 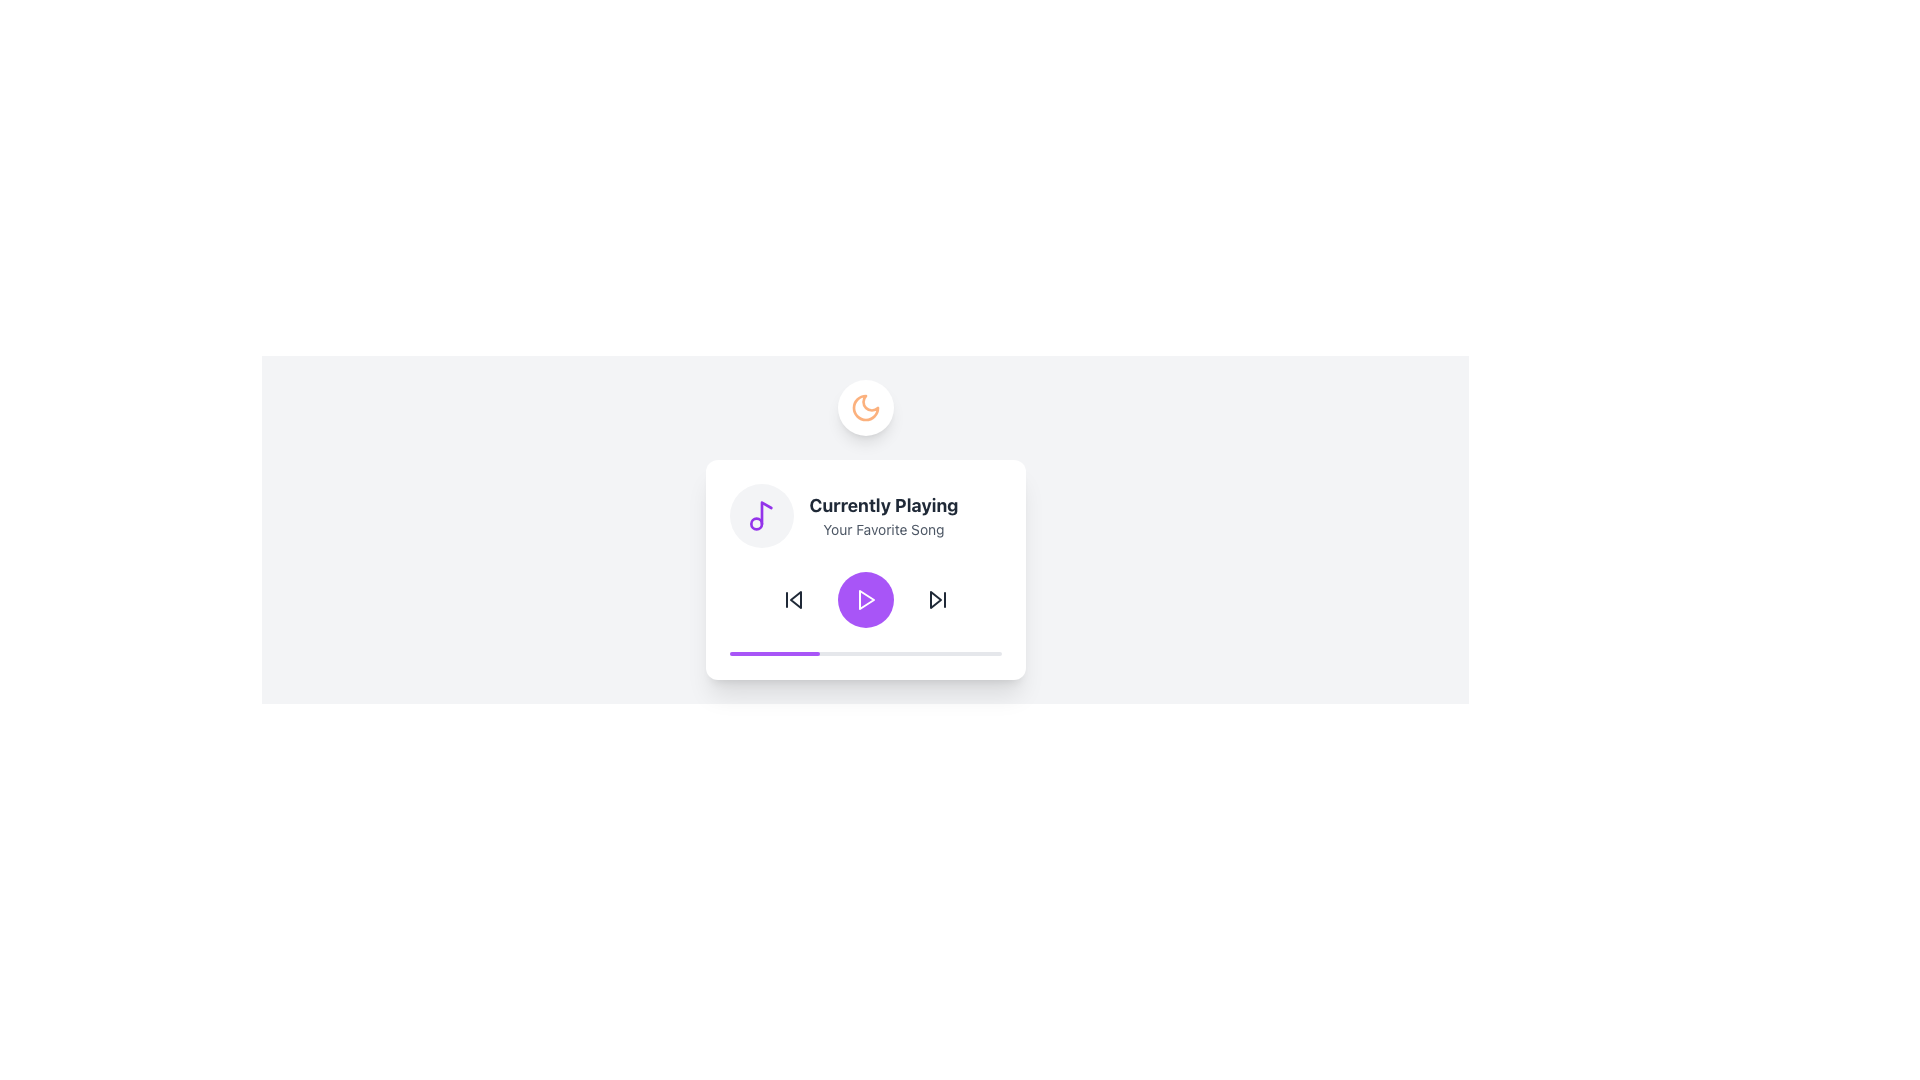 What do you see at coordinates (760, 515) in the screenshot?
I see `the purple music note icon positioned to the left of the 'Currently Playing' text within a circular light-gray background` at bounding box center [760, 515].